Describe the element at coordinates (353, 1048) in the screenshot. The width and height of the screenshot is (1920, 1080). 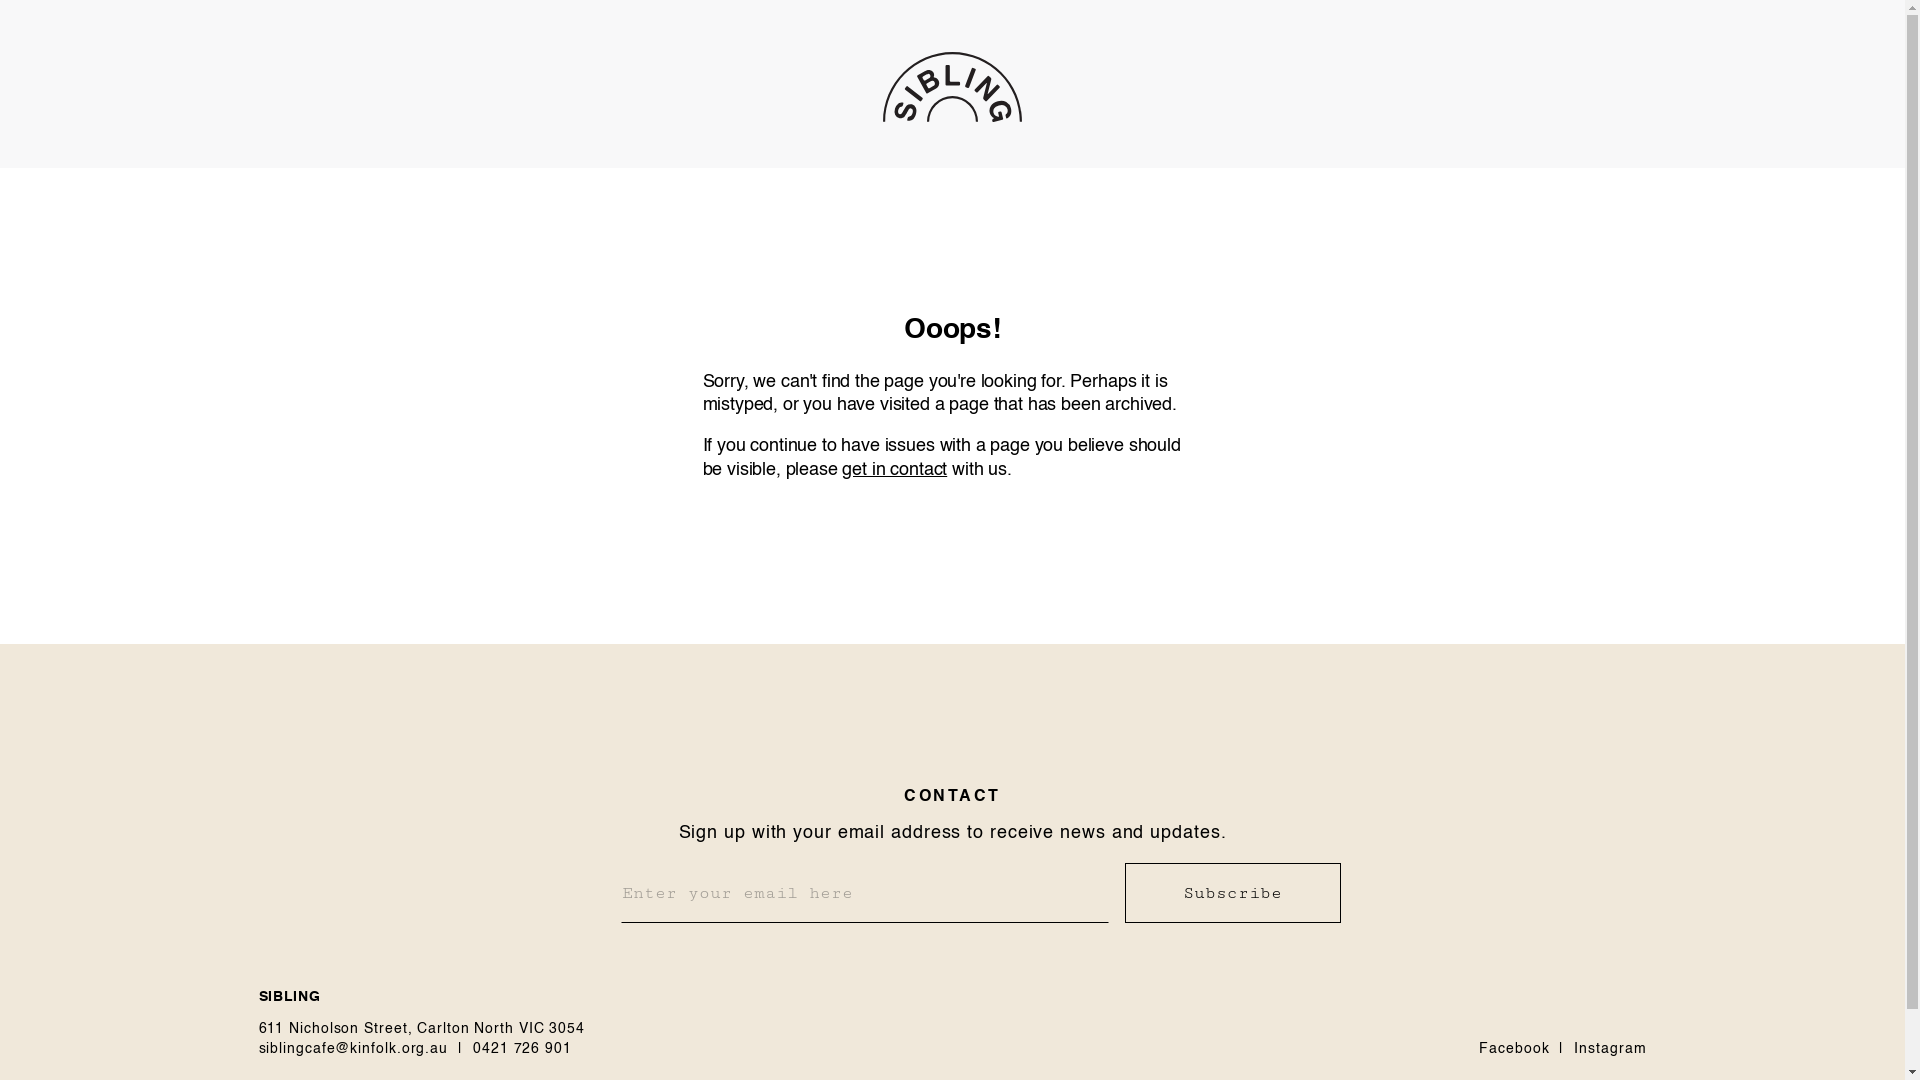
I see `'siblingcafe@kinfolk.org.au'` at that location.